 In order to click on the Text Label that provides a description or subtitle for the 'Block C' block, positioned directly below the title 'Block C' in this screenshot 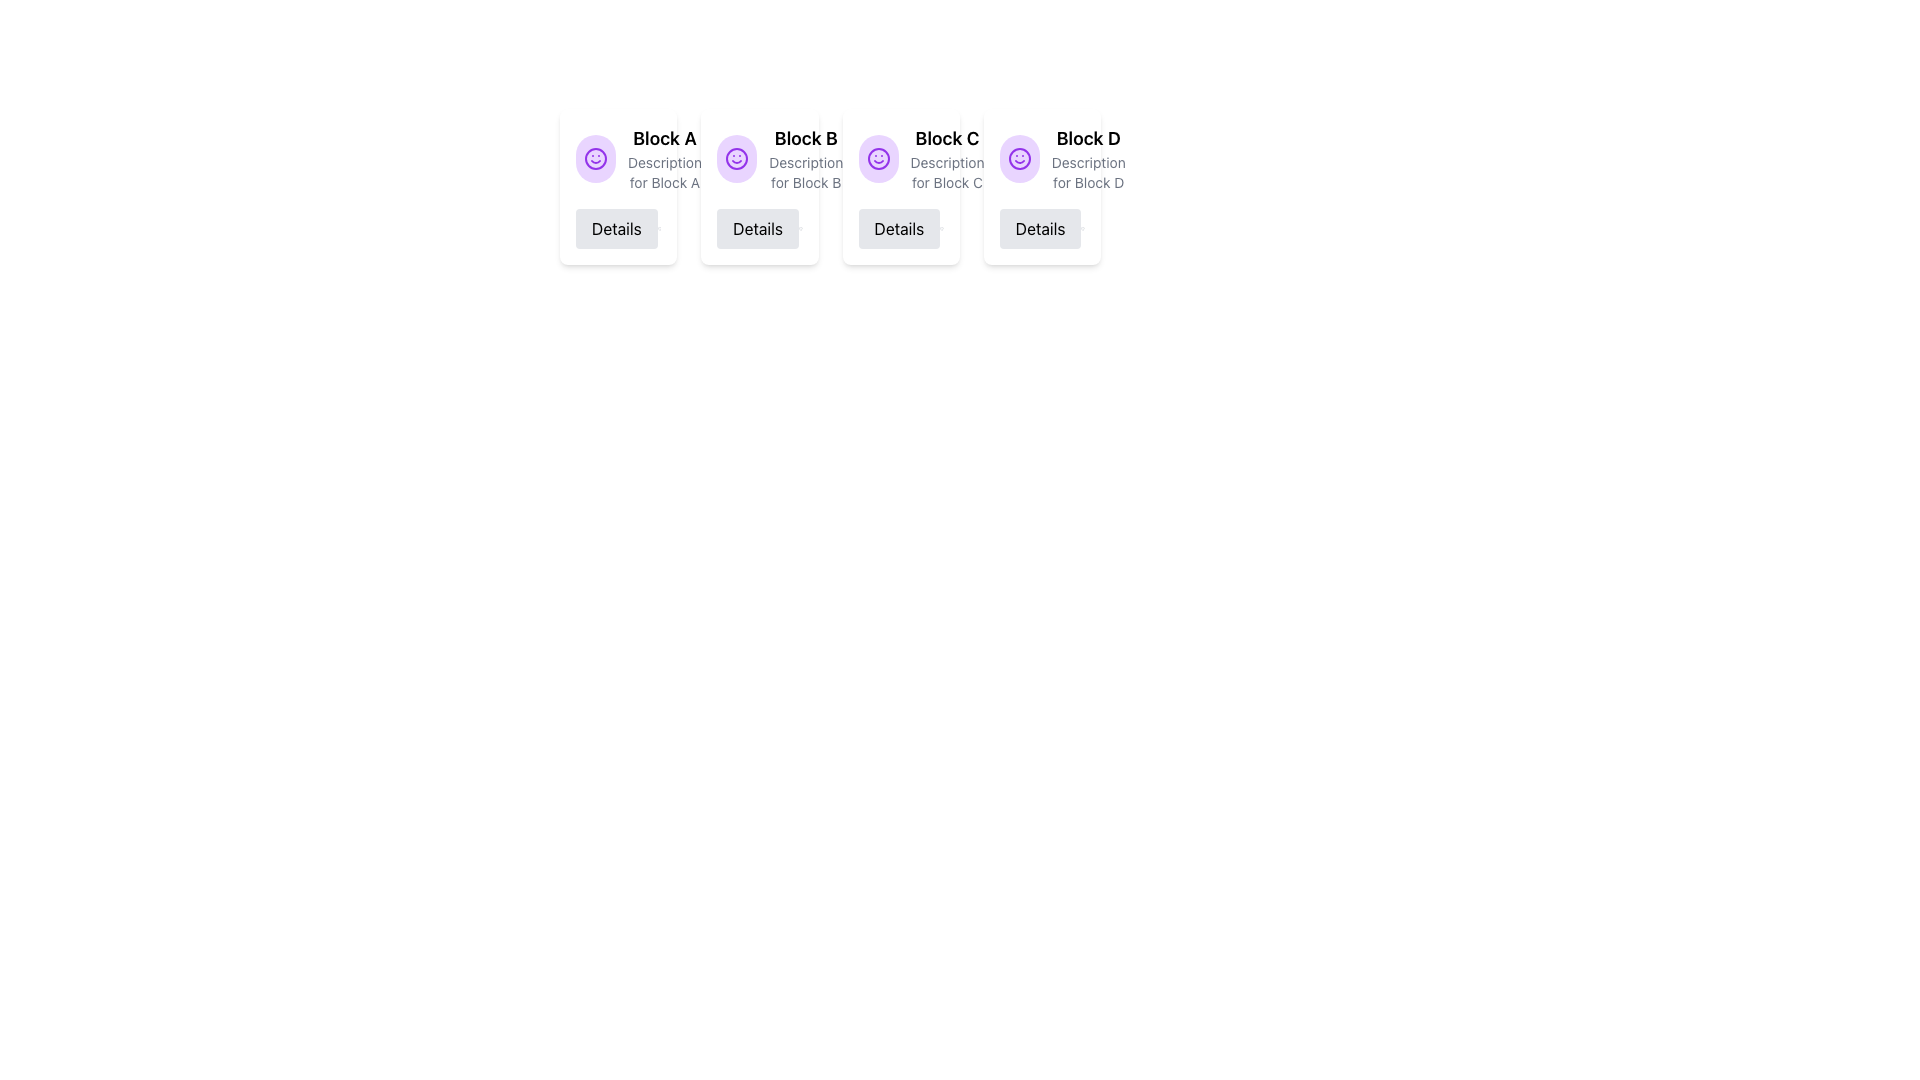, I will do `click(946, 172)`.